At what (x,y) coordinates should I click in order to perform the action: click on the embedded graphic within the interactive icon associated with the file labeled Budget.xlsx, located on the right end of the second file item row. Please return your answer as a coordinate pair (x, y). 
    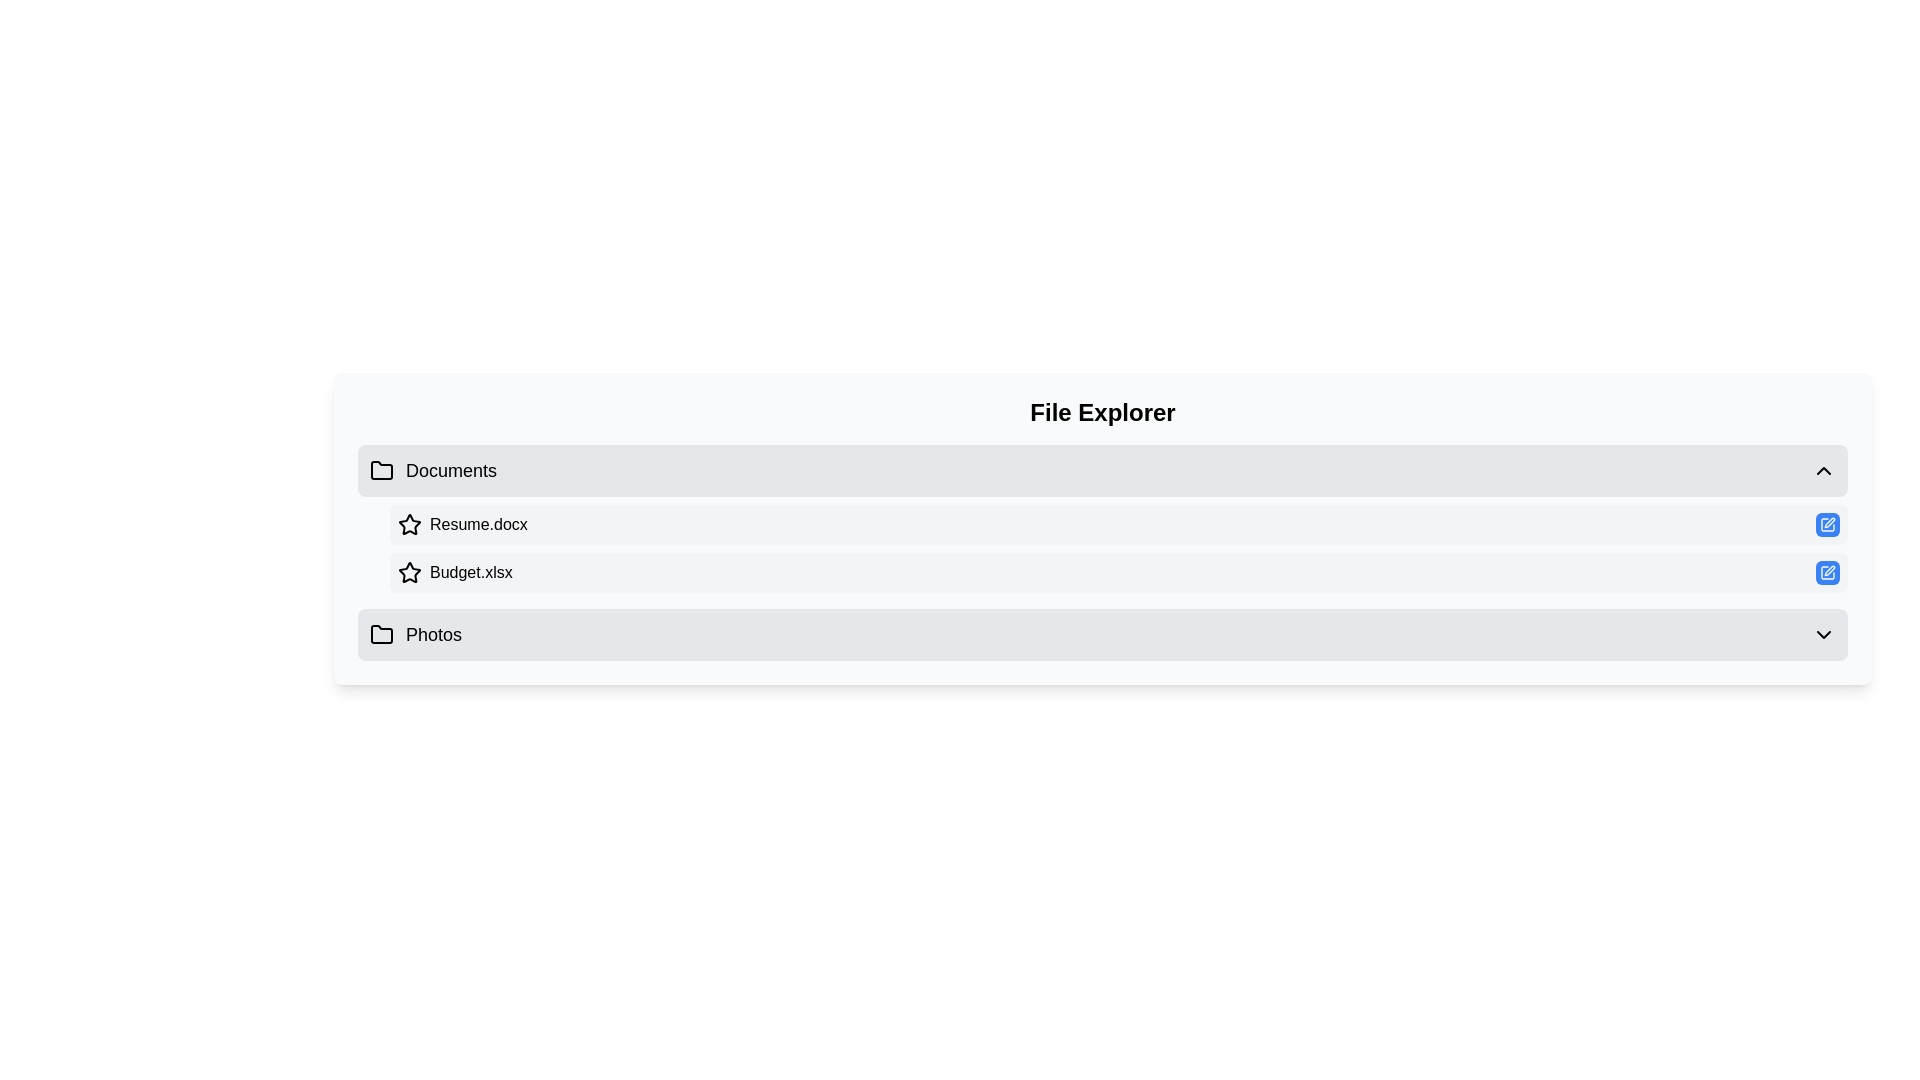
    Looking at the image, I should click on (1828, 573).